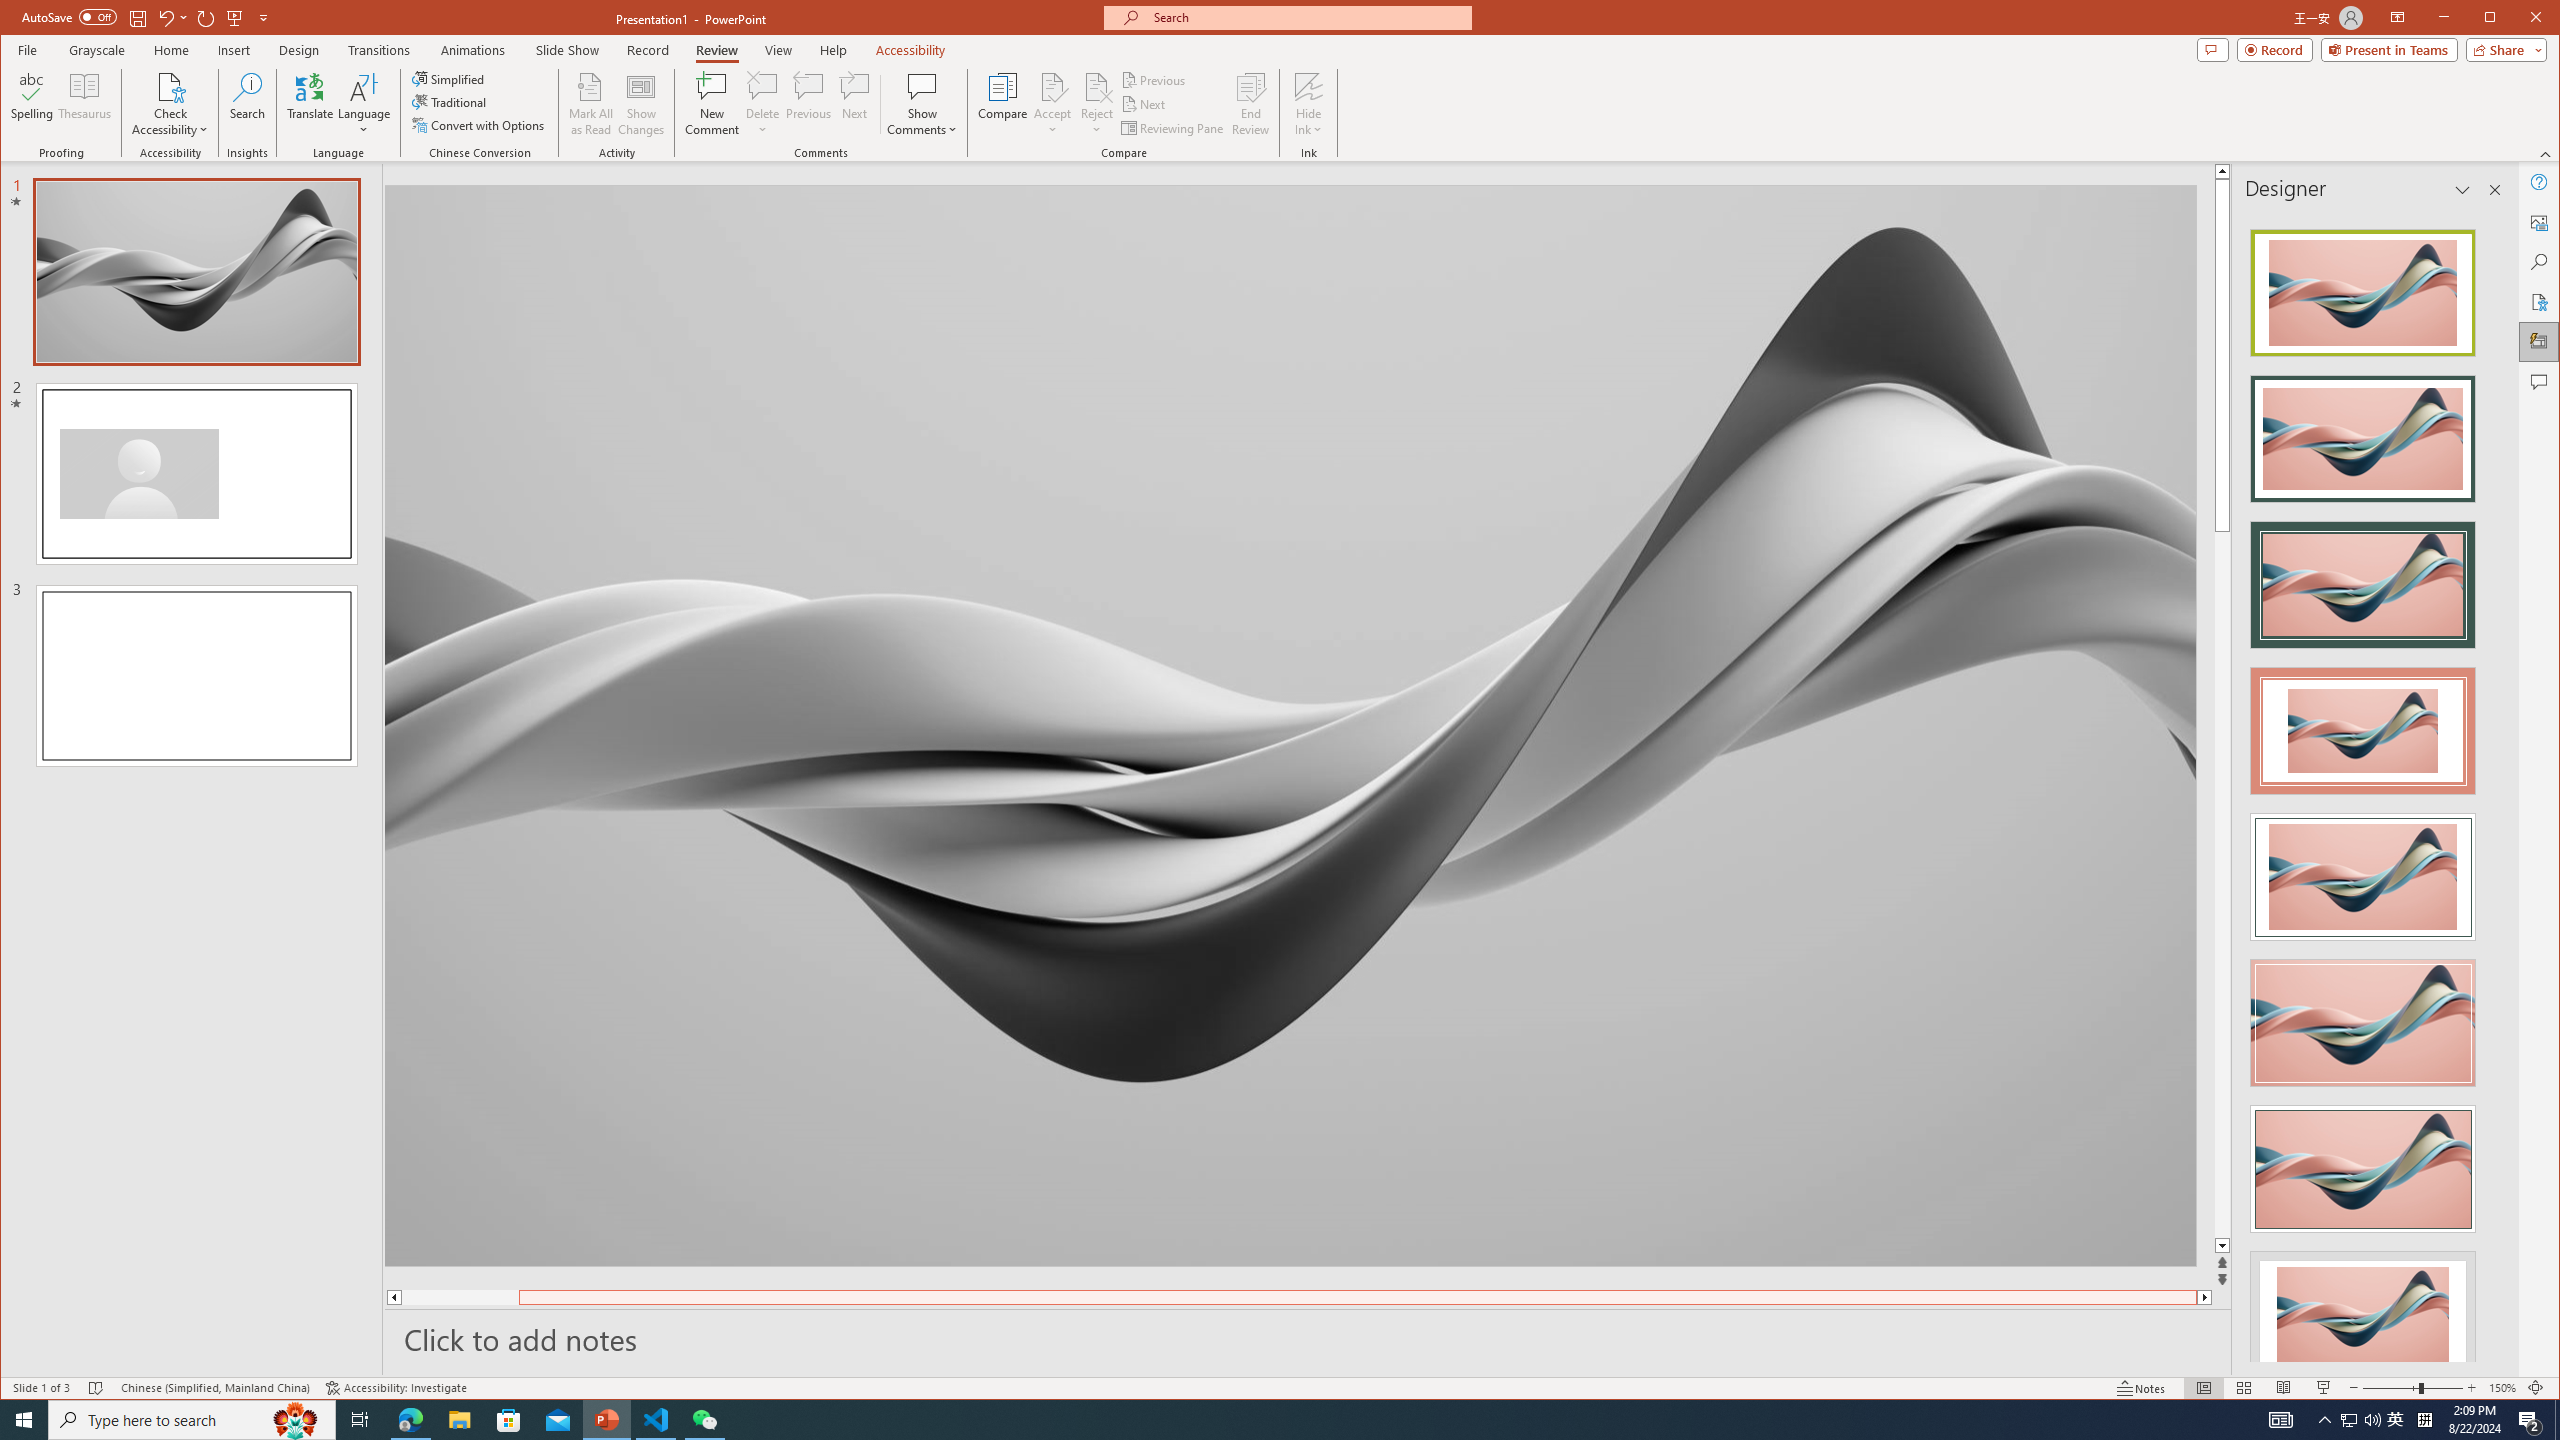 Image resolution: width=2560 pixels, height=1440 pixels. Describe the element at coordinates (451, 102) in the screenshot. I see `'Traditional'` at that location.